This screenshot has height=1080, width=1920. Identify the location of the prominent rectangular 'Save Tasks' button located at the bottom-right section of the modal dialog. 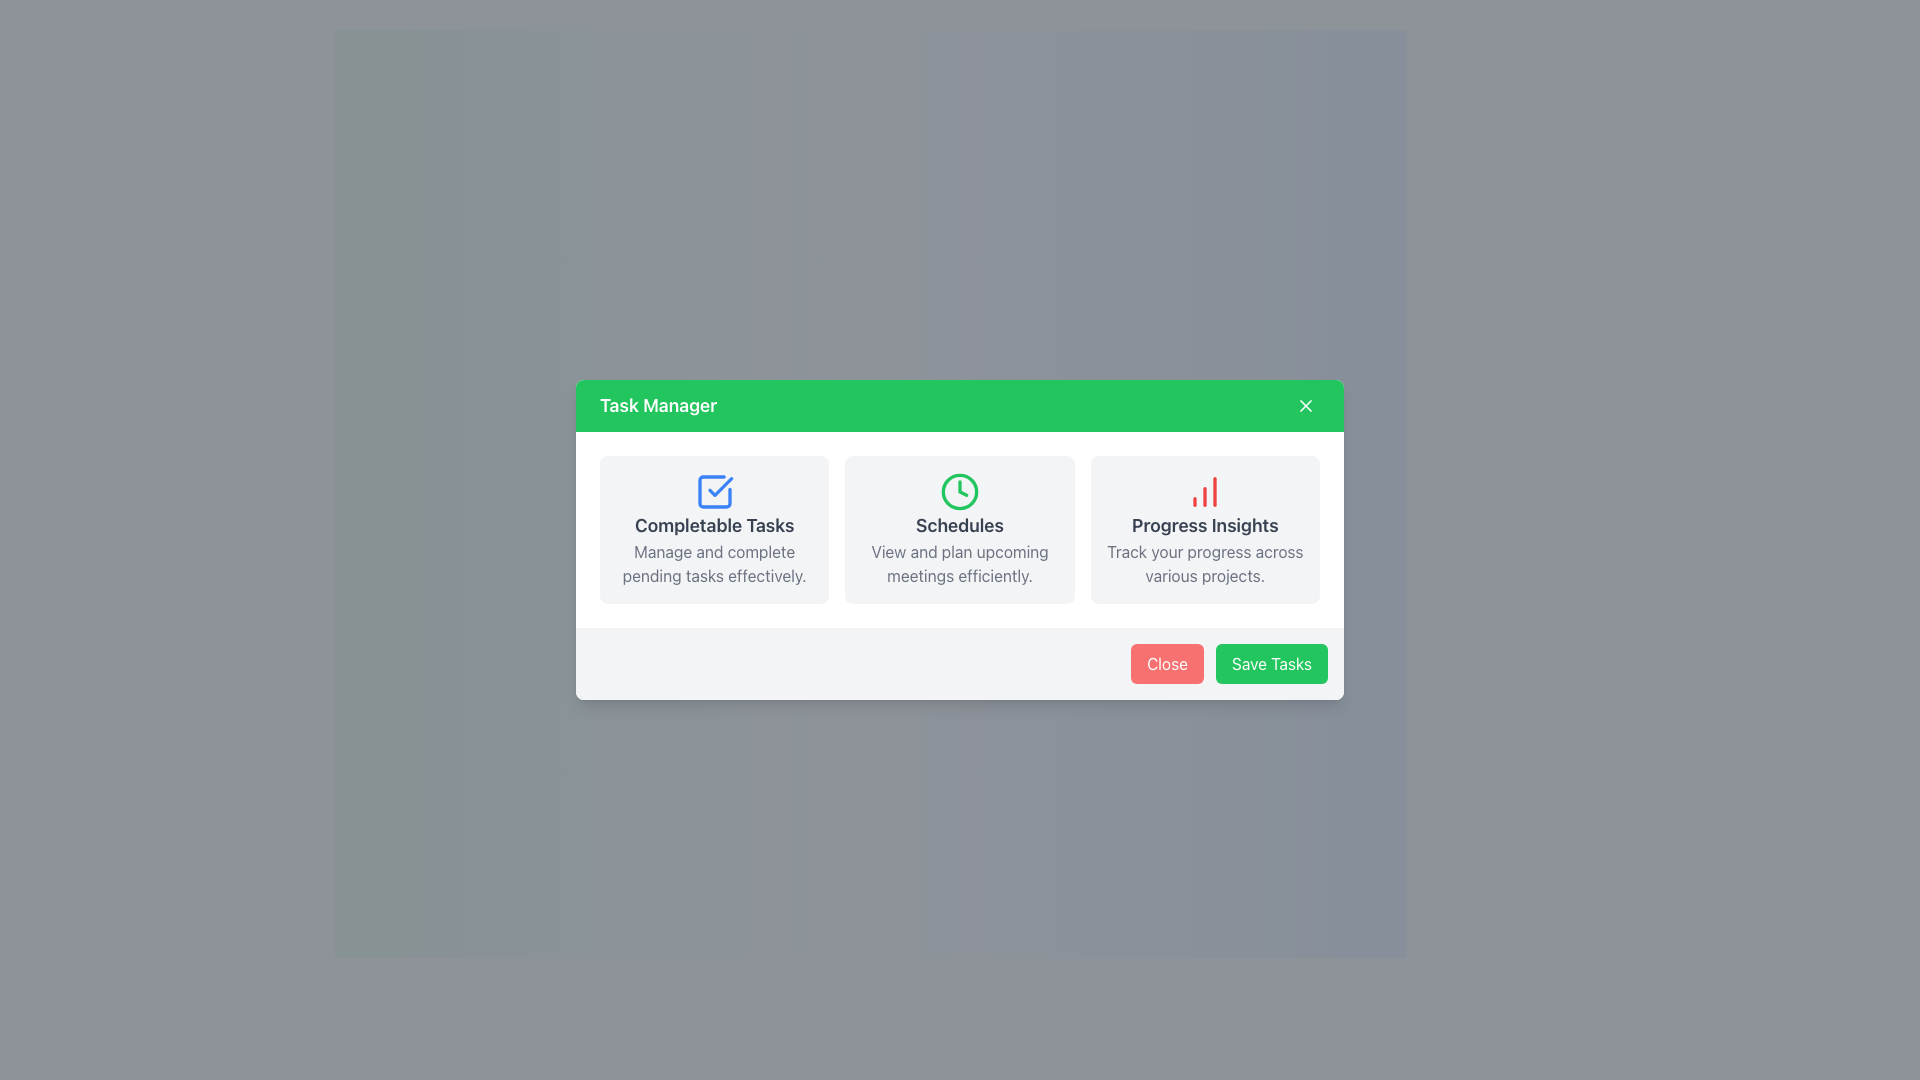
(1271, 663).